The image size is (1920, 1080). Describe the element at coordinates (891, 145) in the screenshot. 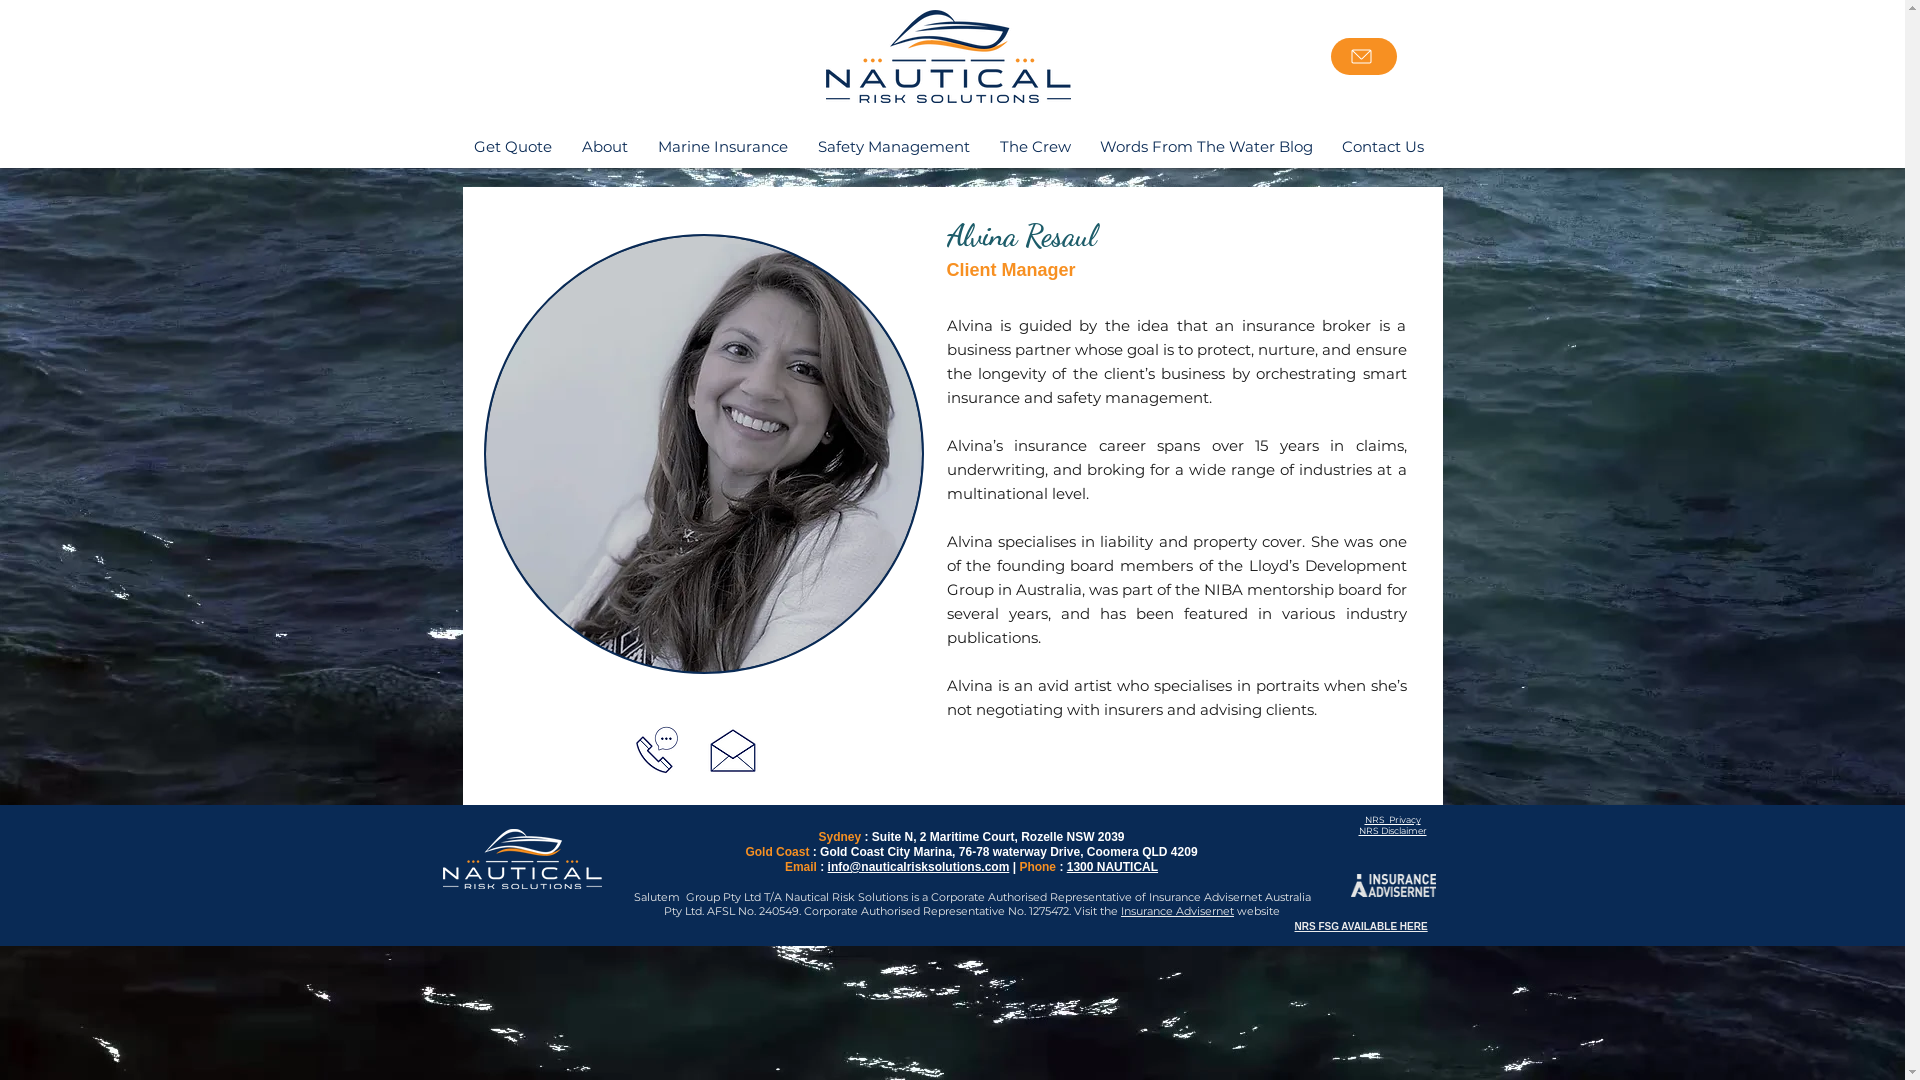

I see `'Safety Management'` at that location.